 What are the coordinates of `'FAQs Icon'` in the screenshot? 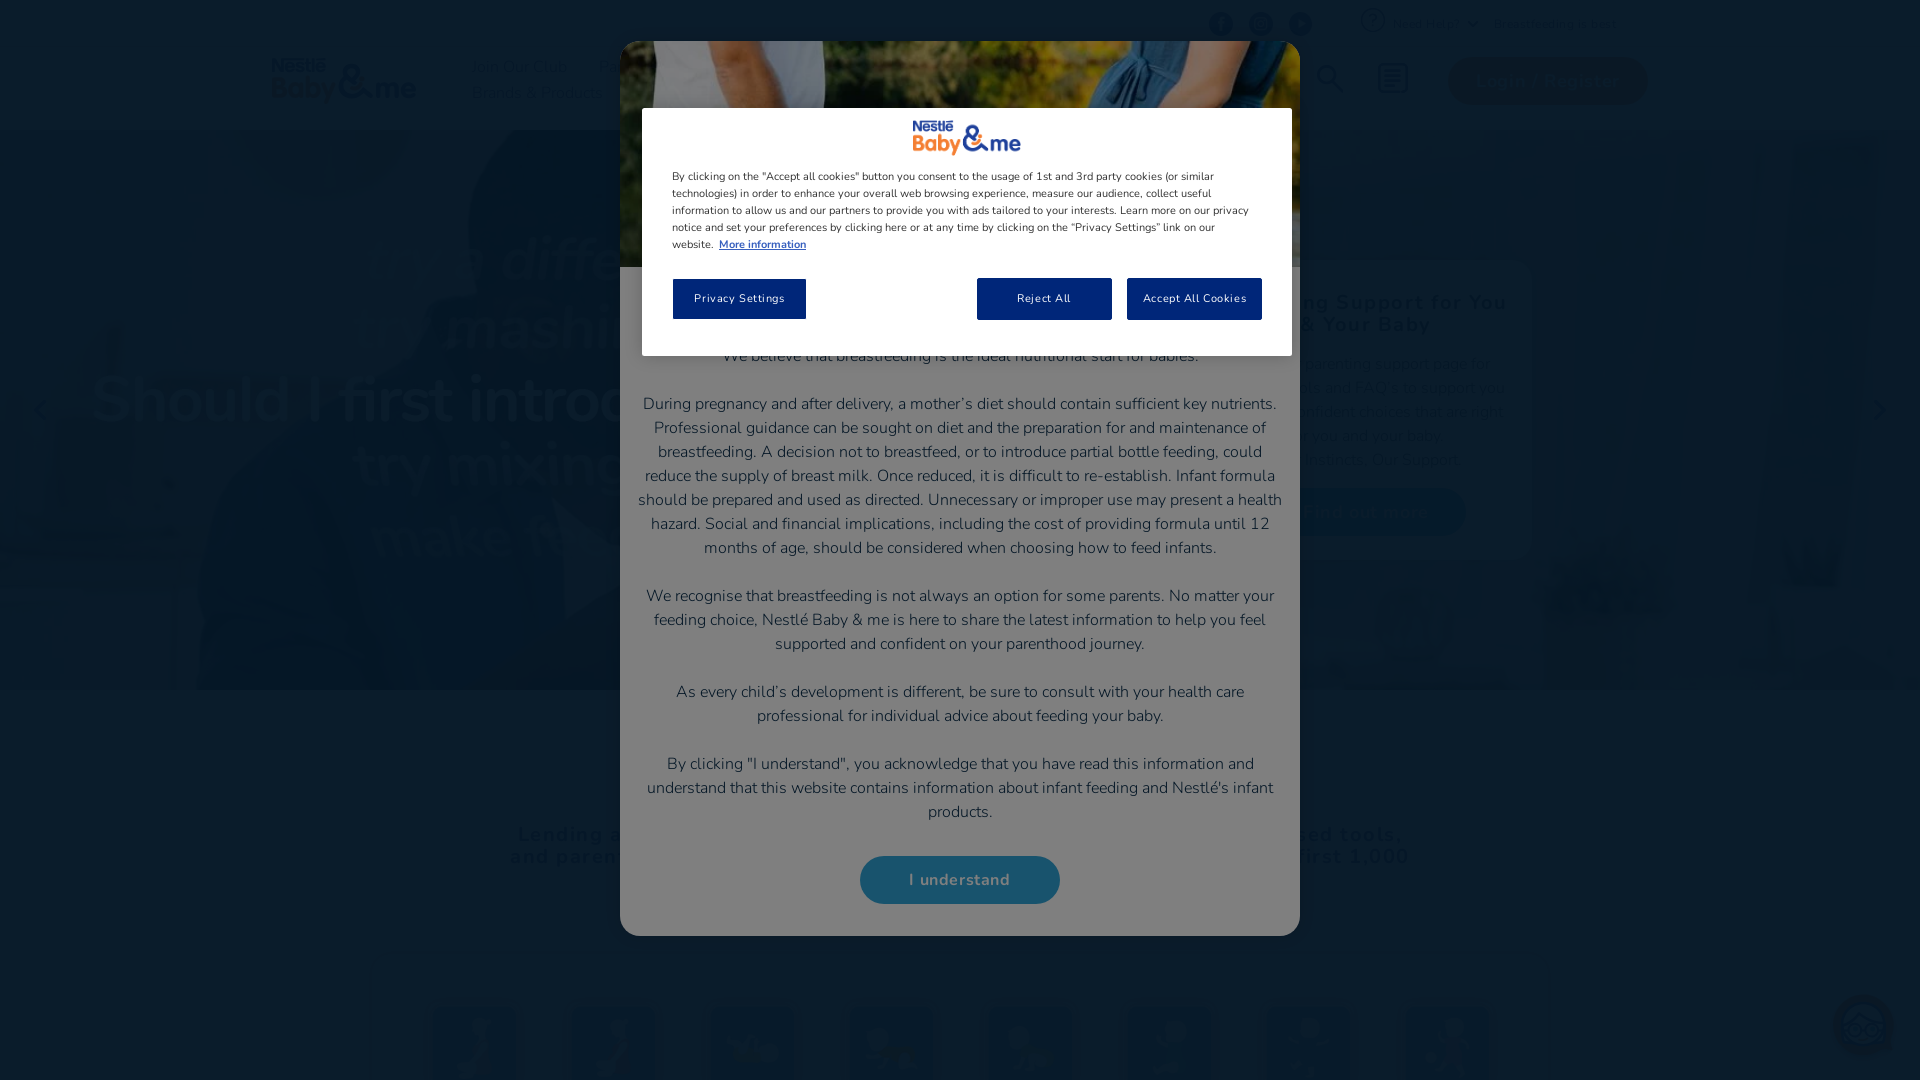 It's located at (1359, 19).